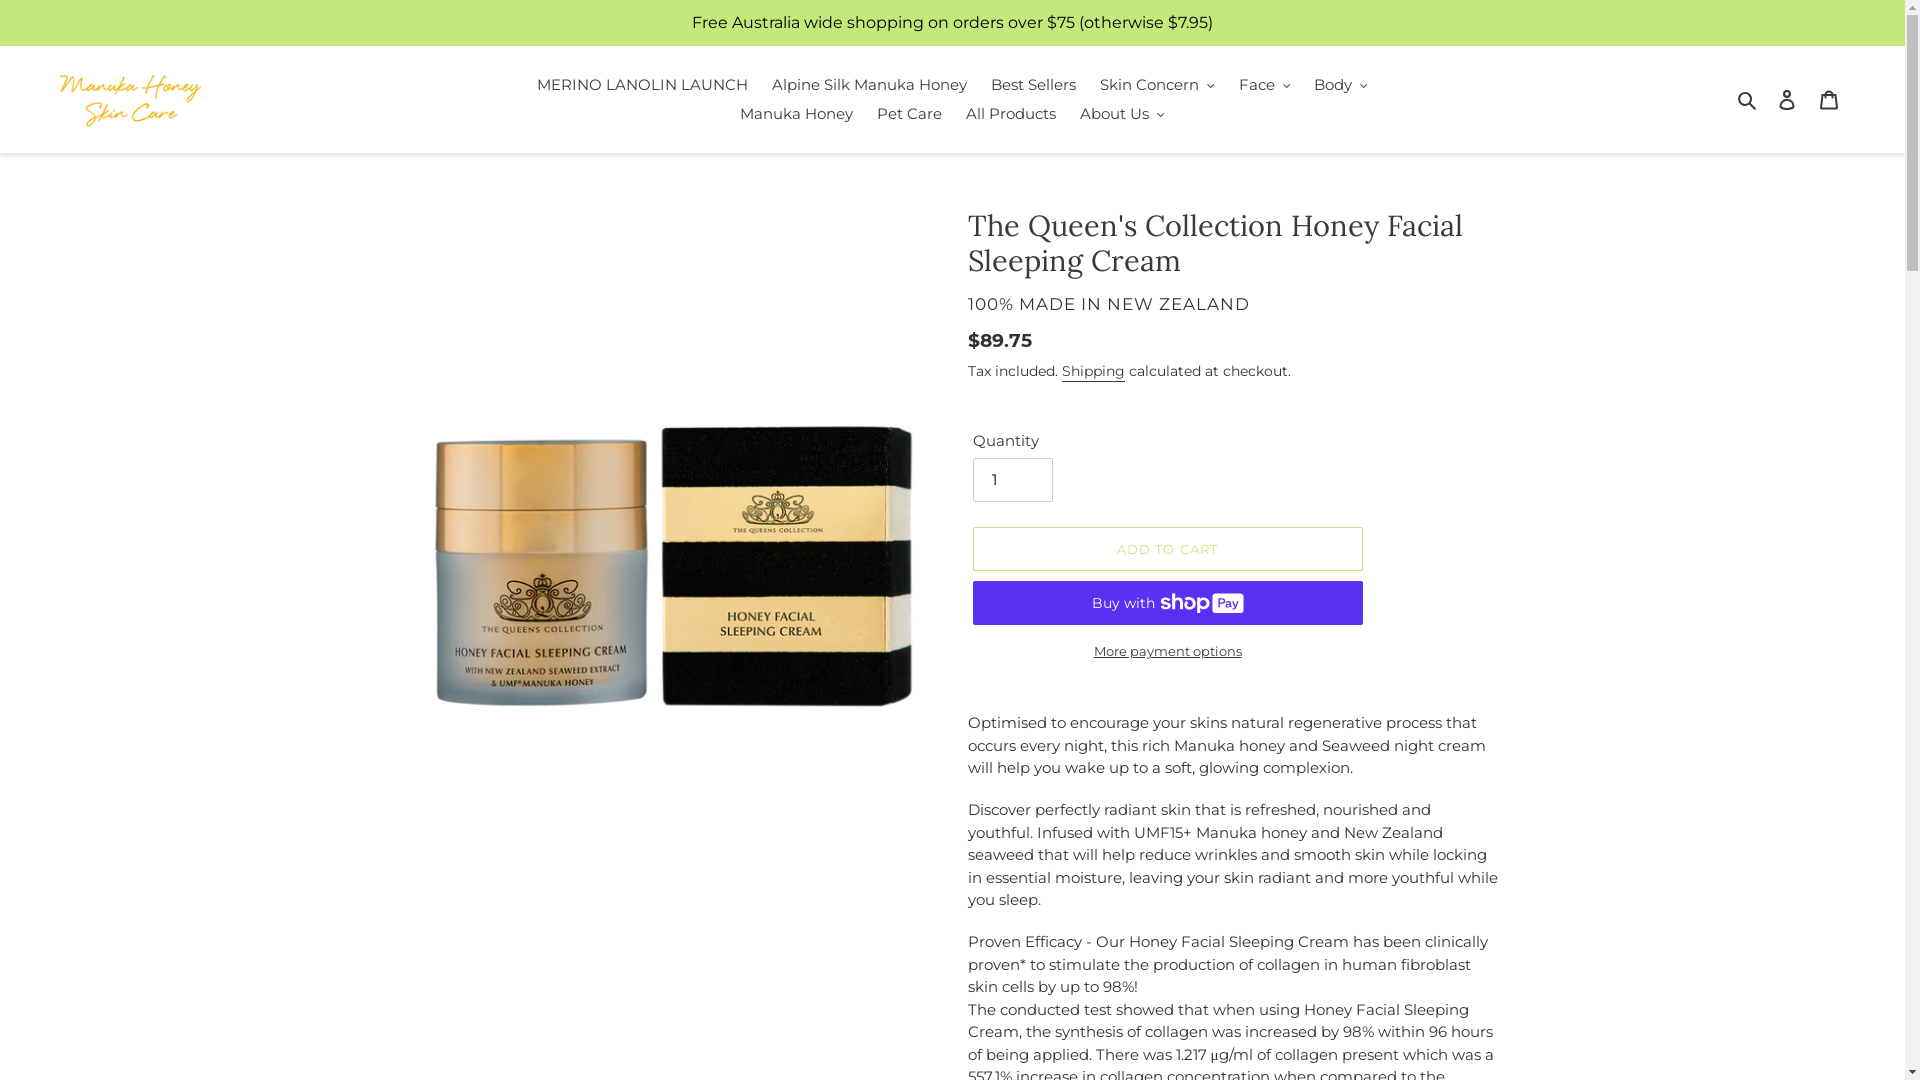  Describe the element at coordinates (1808, 99) in the screenshot. I see `'Cart'` at that location.